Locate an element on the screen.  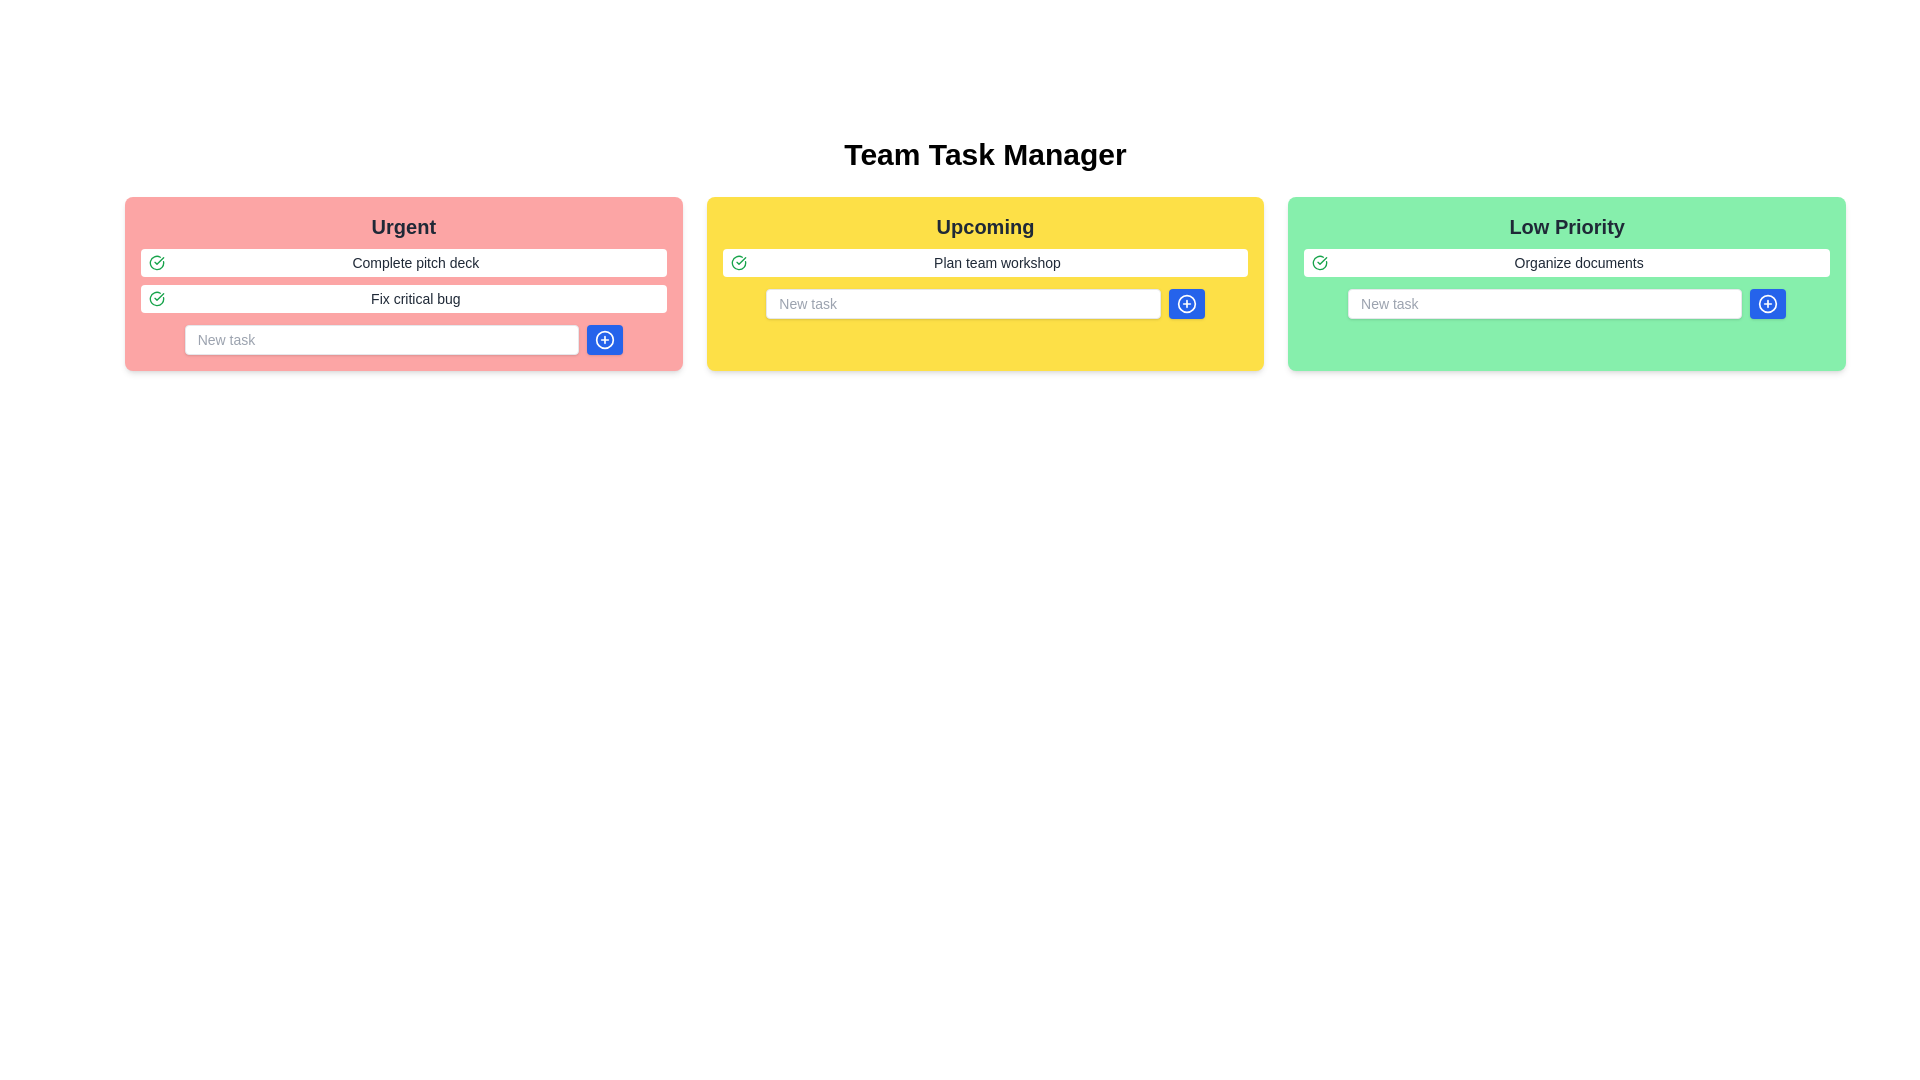
on the task item labeled 'Fix critical bug' located in the 'Urgent' section of the task board is located at coordinates (402, 299).